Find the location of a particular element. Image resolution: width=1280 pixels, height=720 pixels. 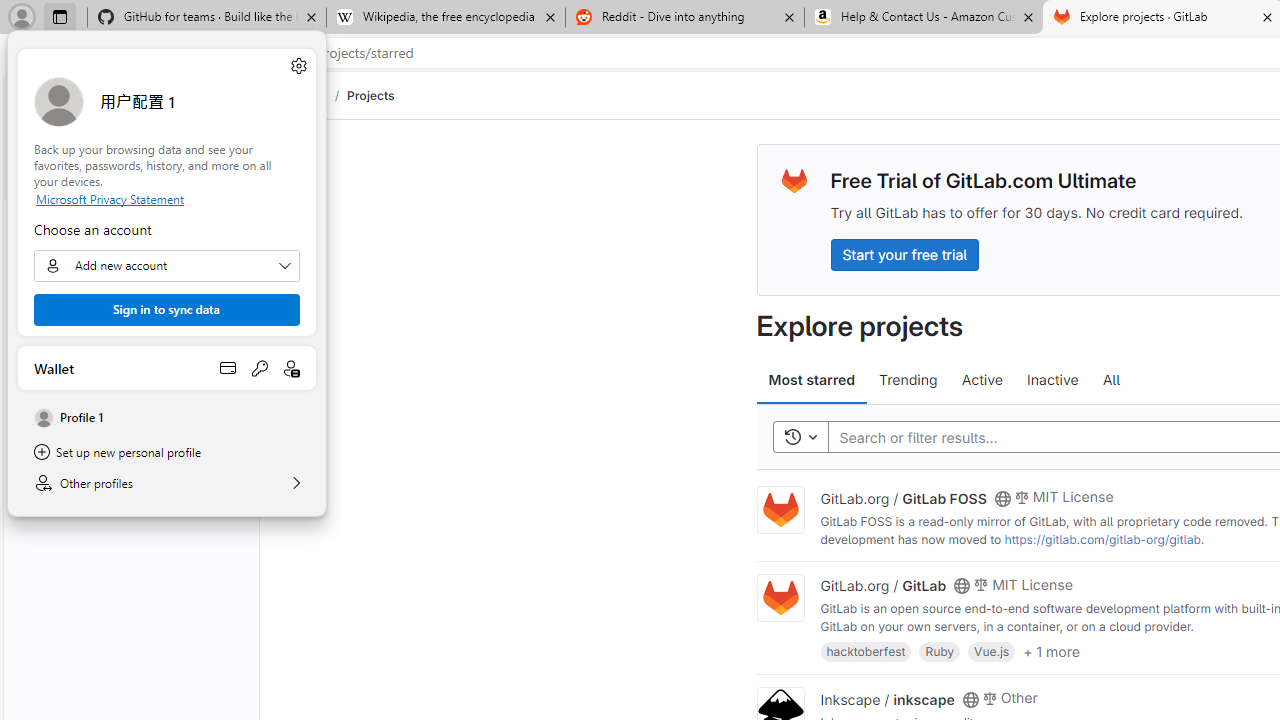

'GitLab.org / GitLab FOSS' is located at coordinates (902, 496).